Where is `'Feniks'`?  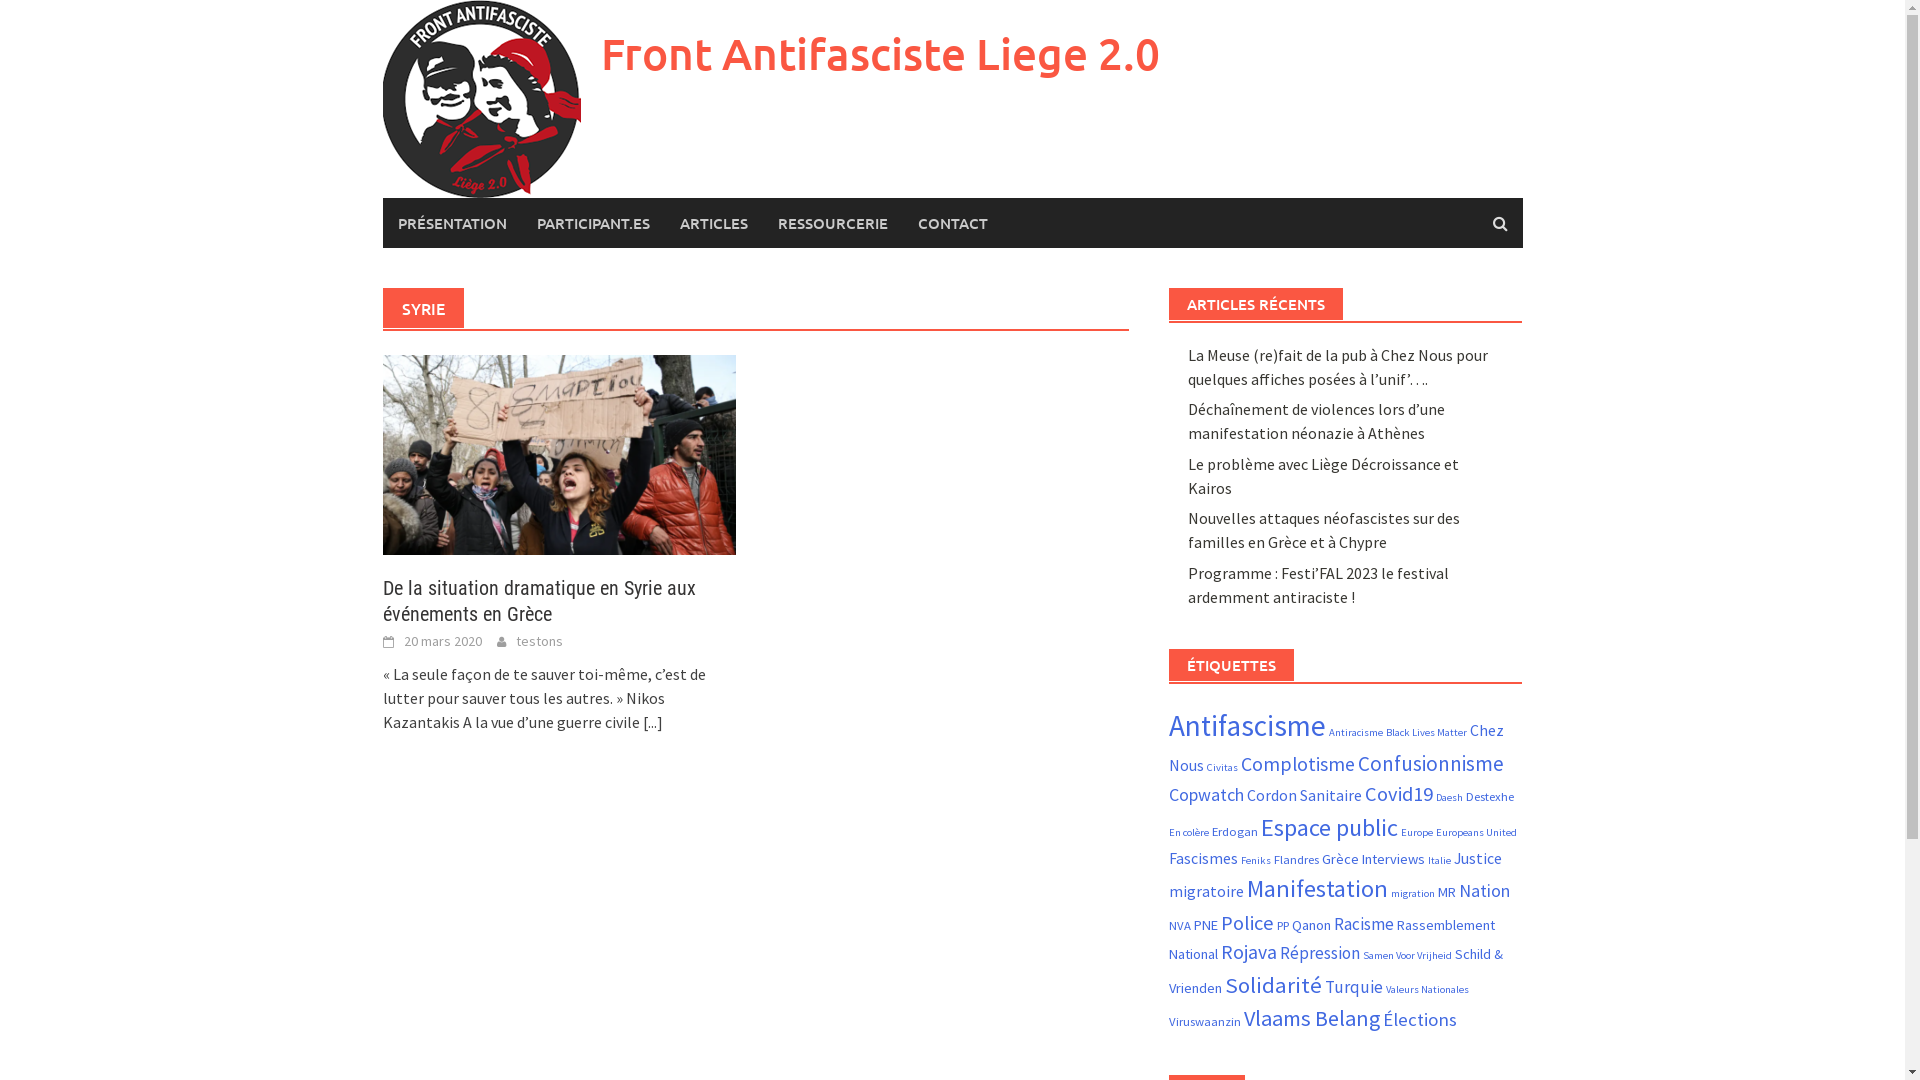
'Feniks' is located at coordinates (1255, 859).